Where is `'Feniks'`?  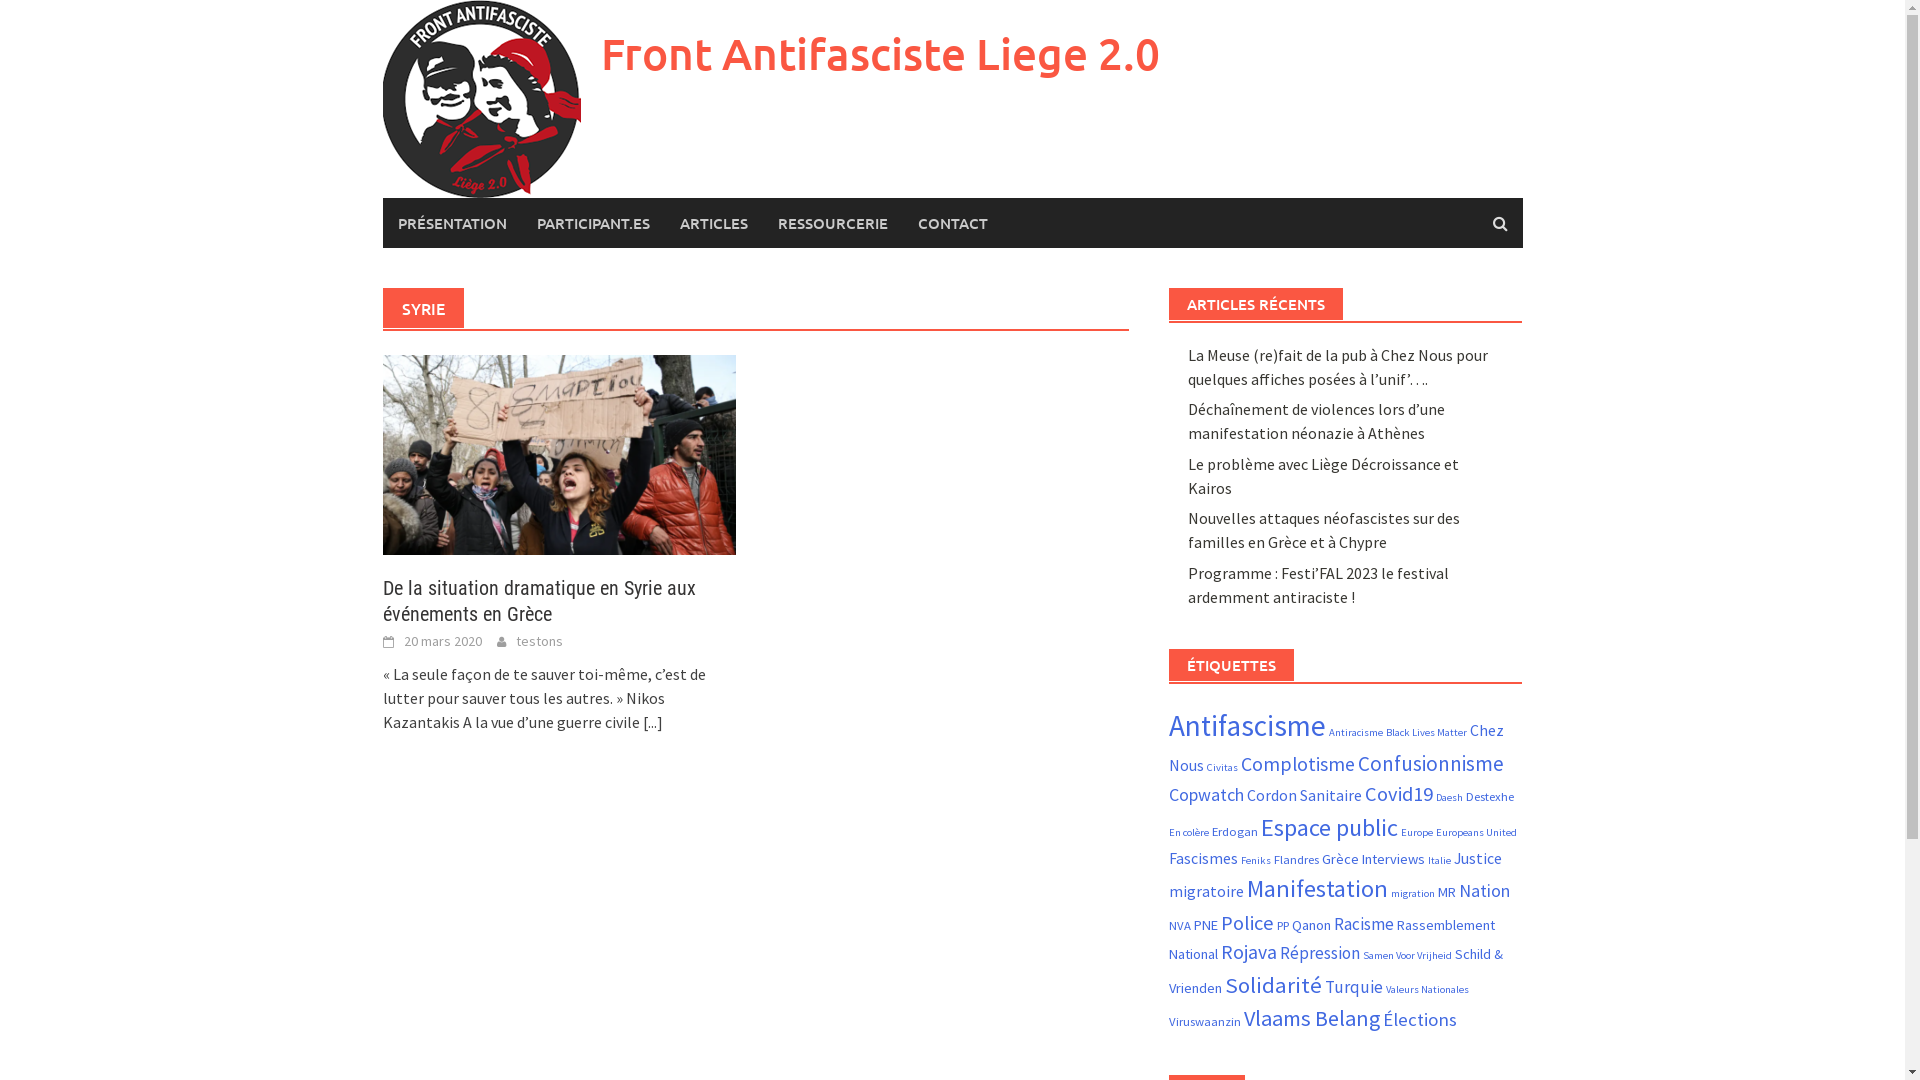
'Feniks' is located at coordinates (1255, 859).